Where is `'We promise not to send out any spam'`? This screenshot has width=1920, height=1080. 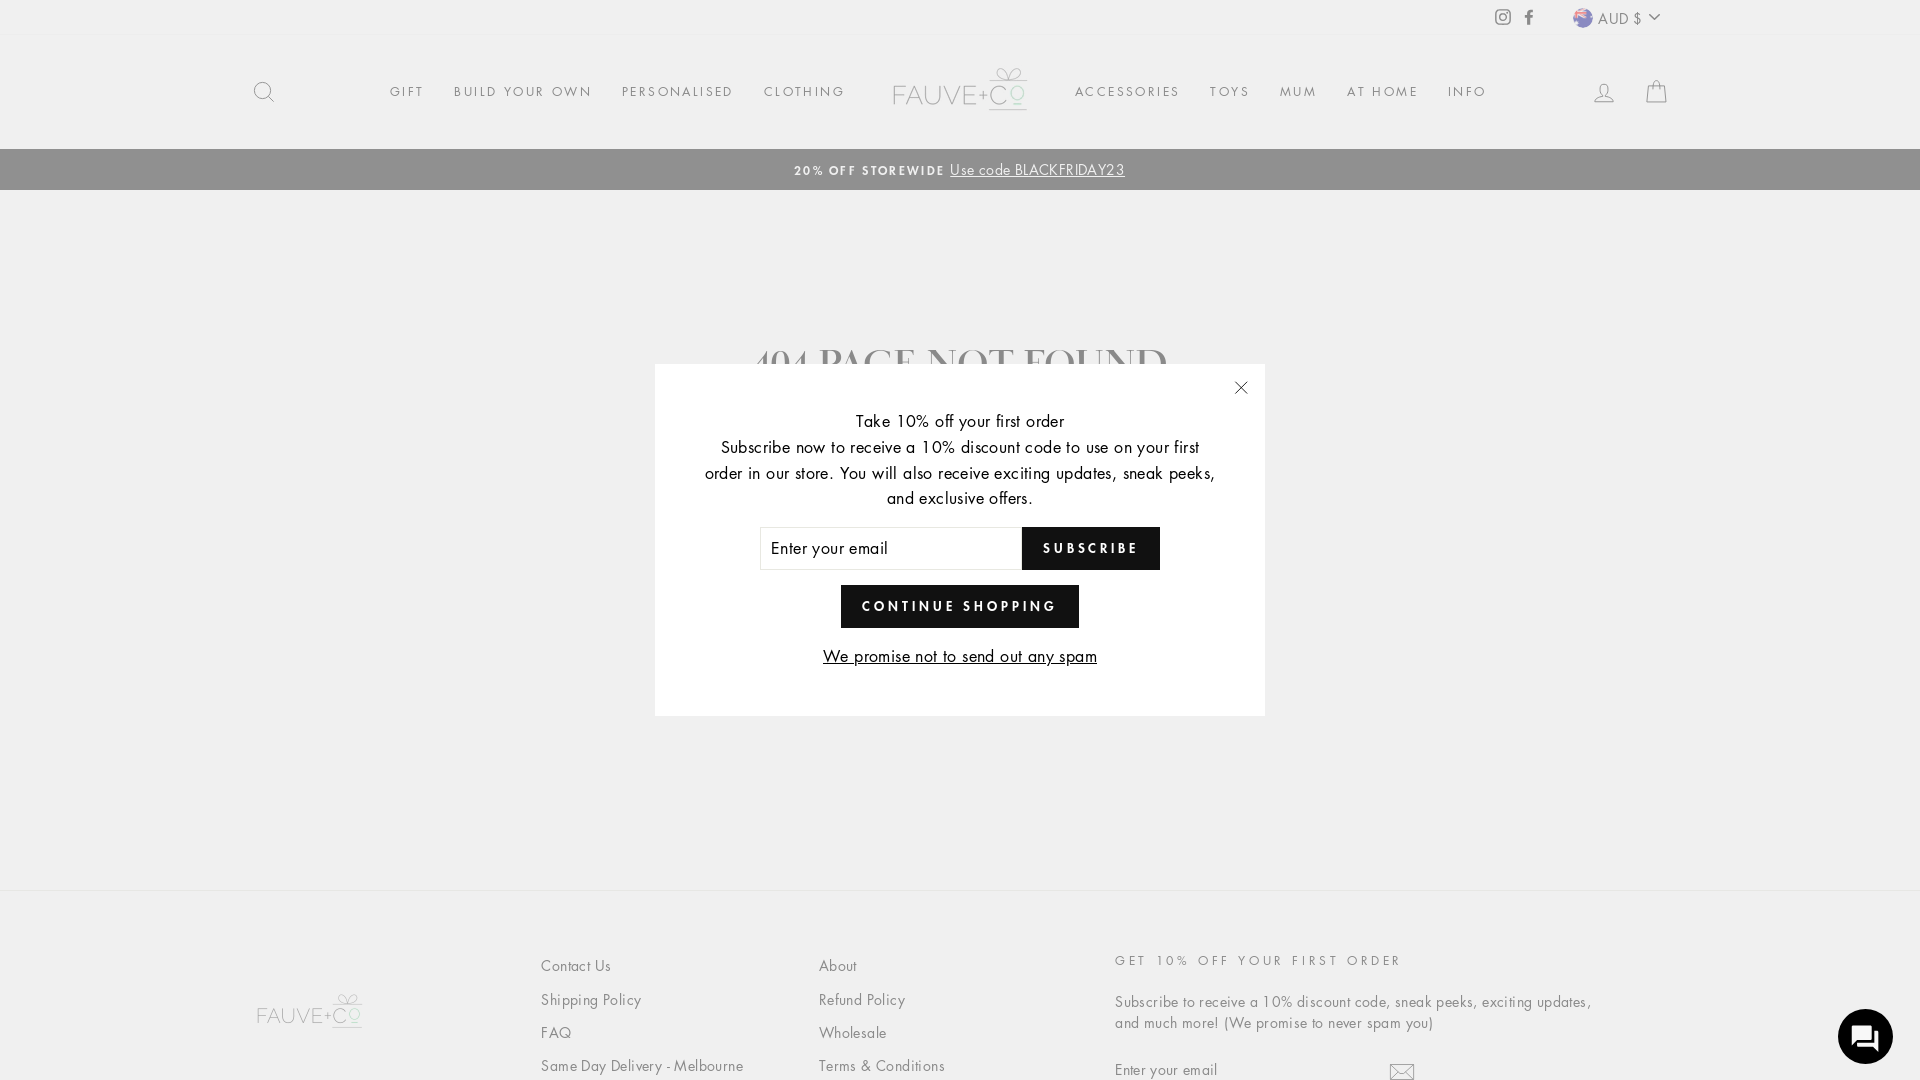 'We promise not to send out any spam' is located at coordinates (960, 656).